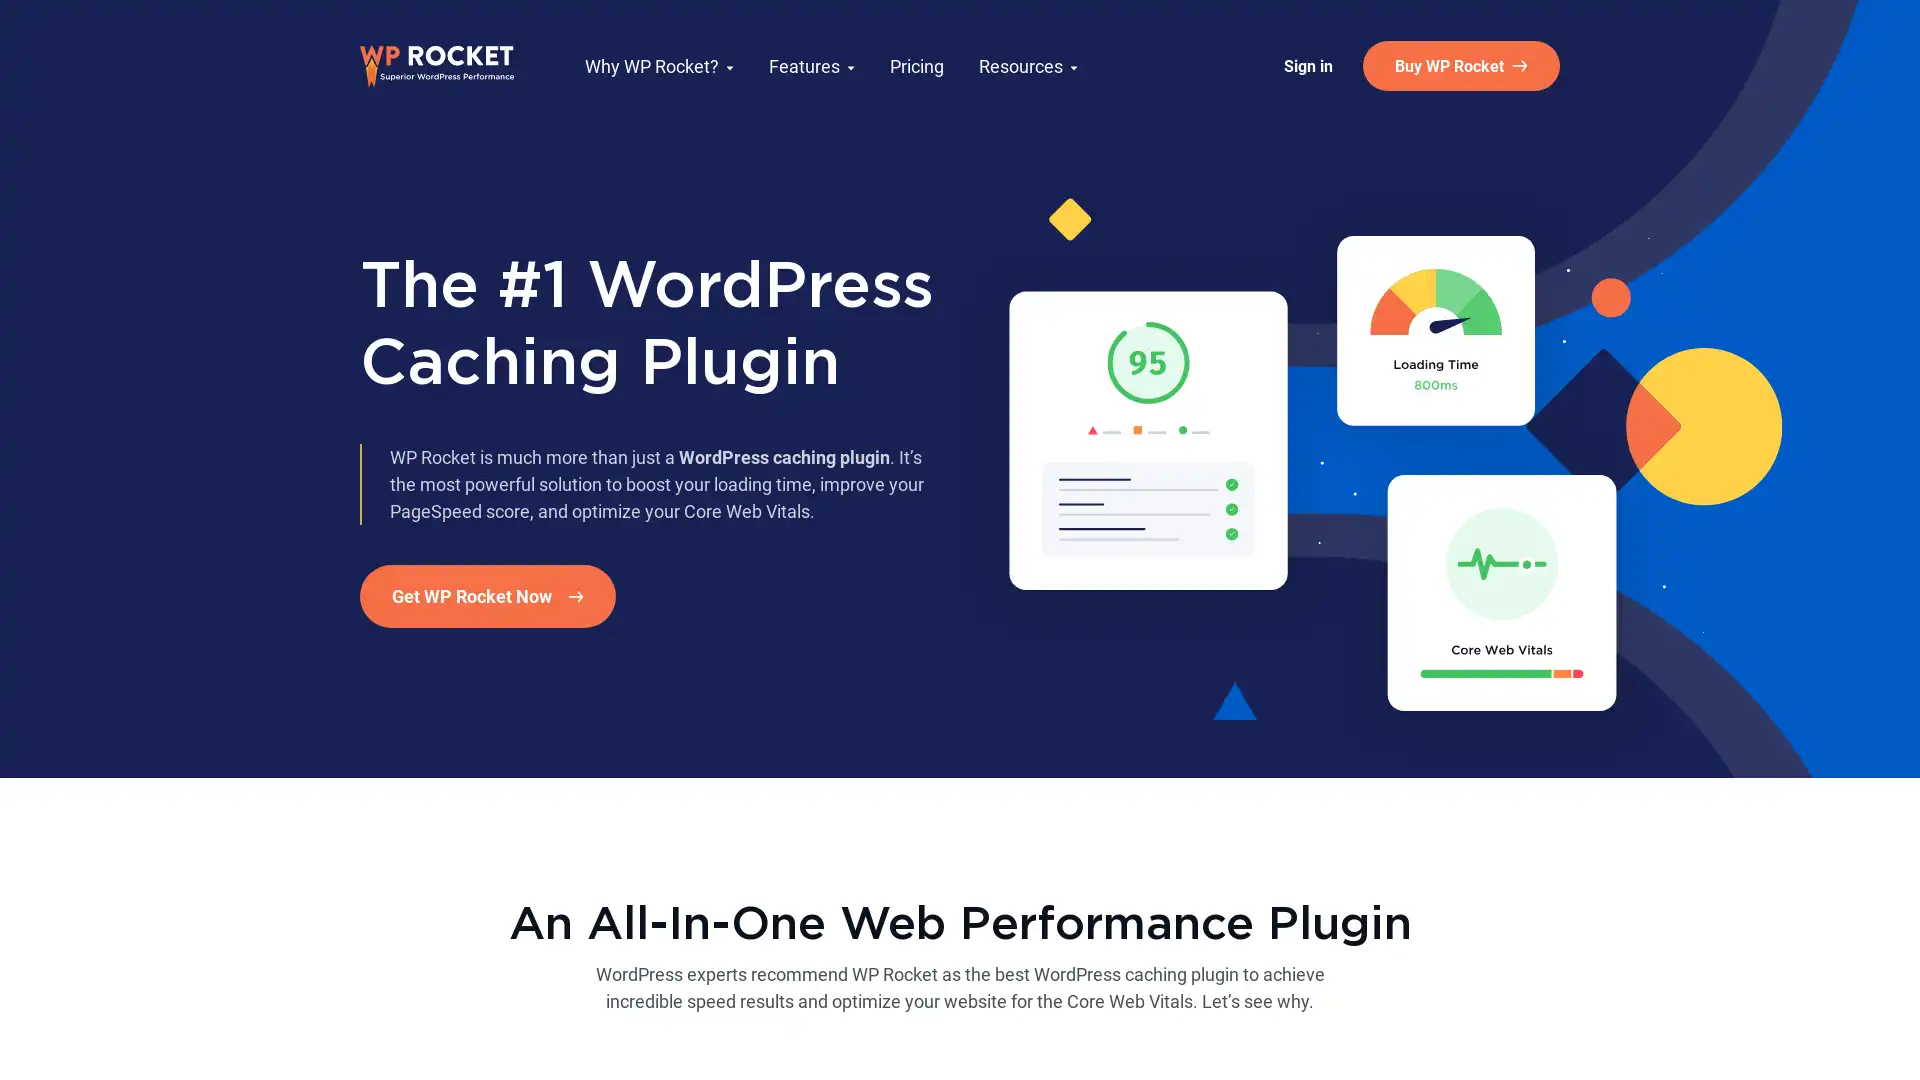 This screenshot has height=1080, width=1920. I want to click on Resources, so click(1028, 64).